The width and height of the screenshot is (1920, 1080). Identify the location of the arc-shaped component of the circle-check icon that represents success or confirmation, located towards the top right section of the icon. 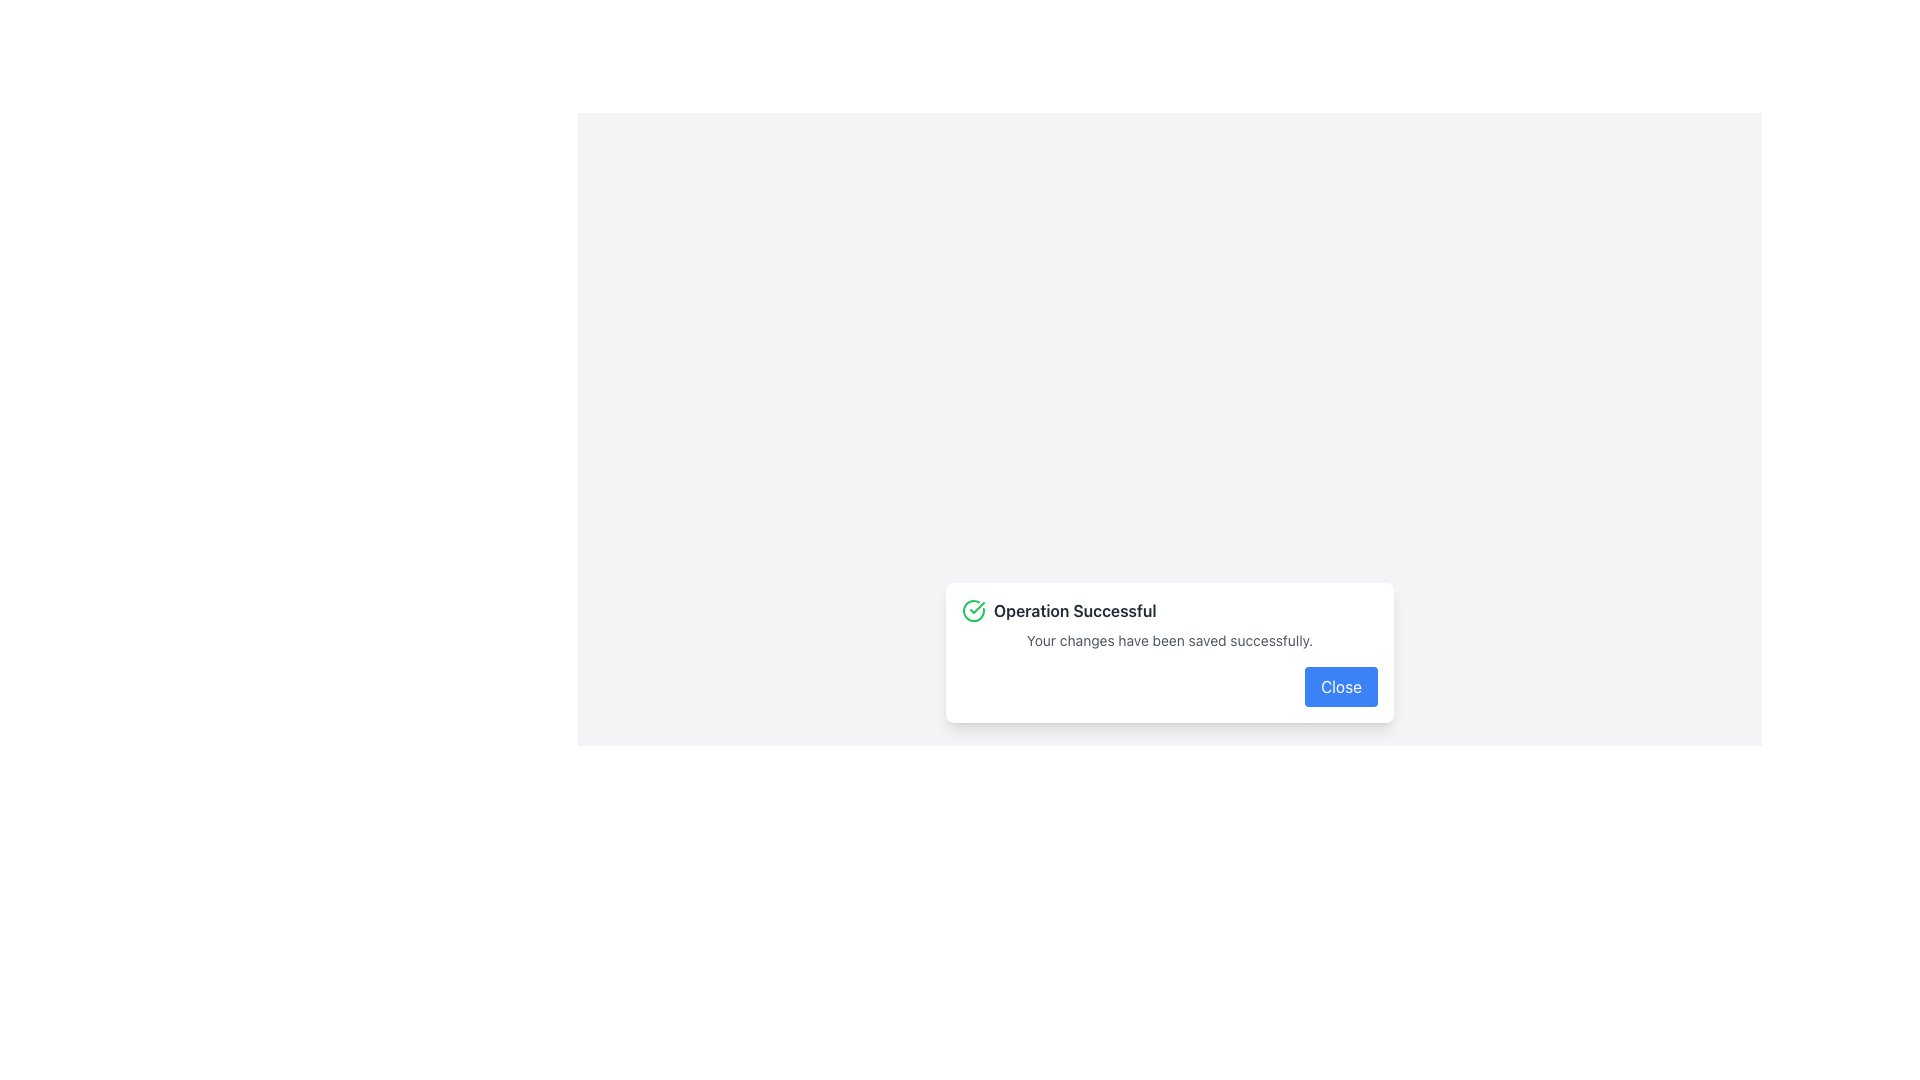
(974, 609).